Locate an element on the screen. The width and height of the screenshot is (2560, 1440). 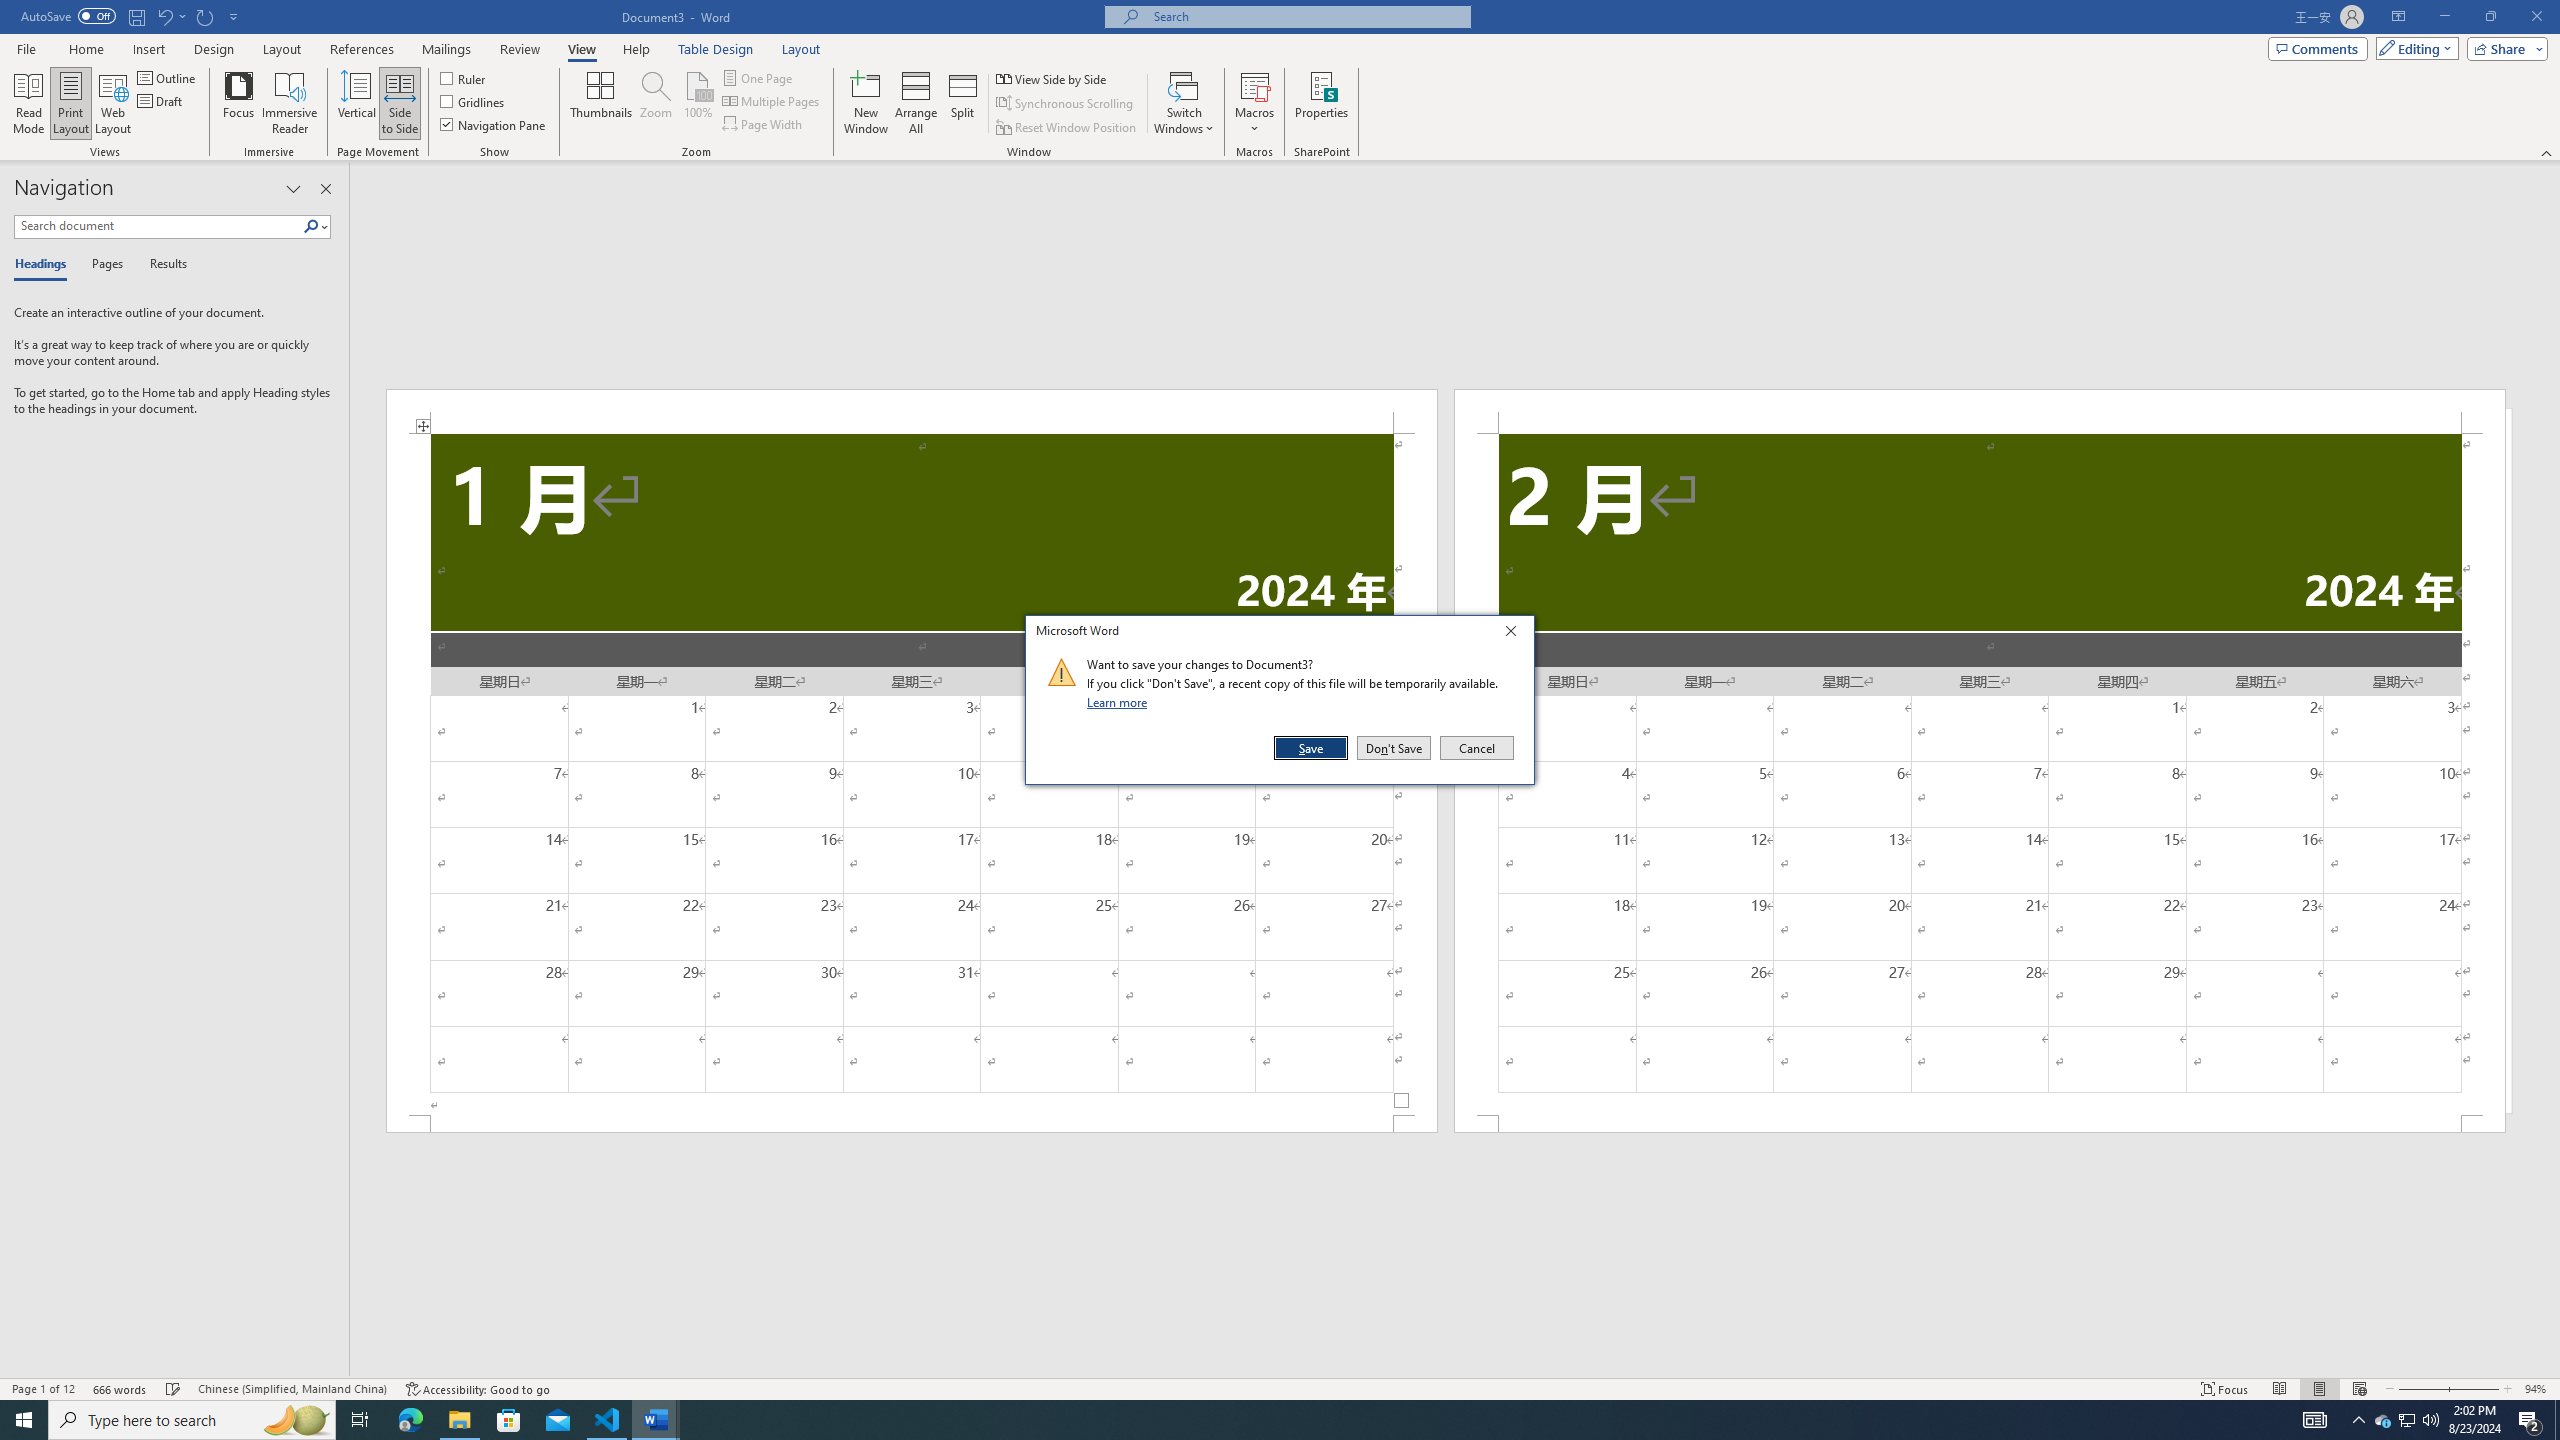
'Spelling and Grammar Check Checking' is located at coordinates (174, 1389).